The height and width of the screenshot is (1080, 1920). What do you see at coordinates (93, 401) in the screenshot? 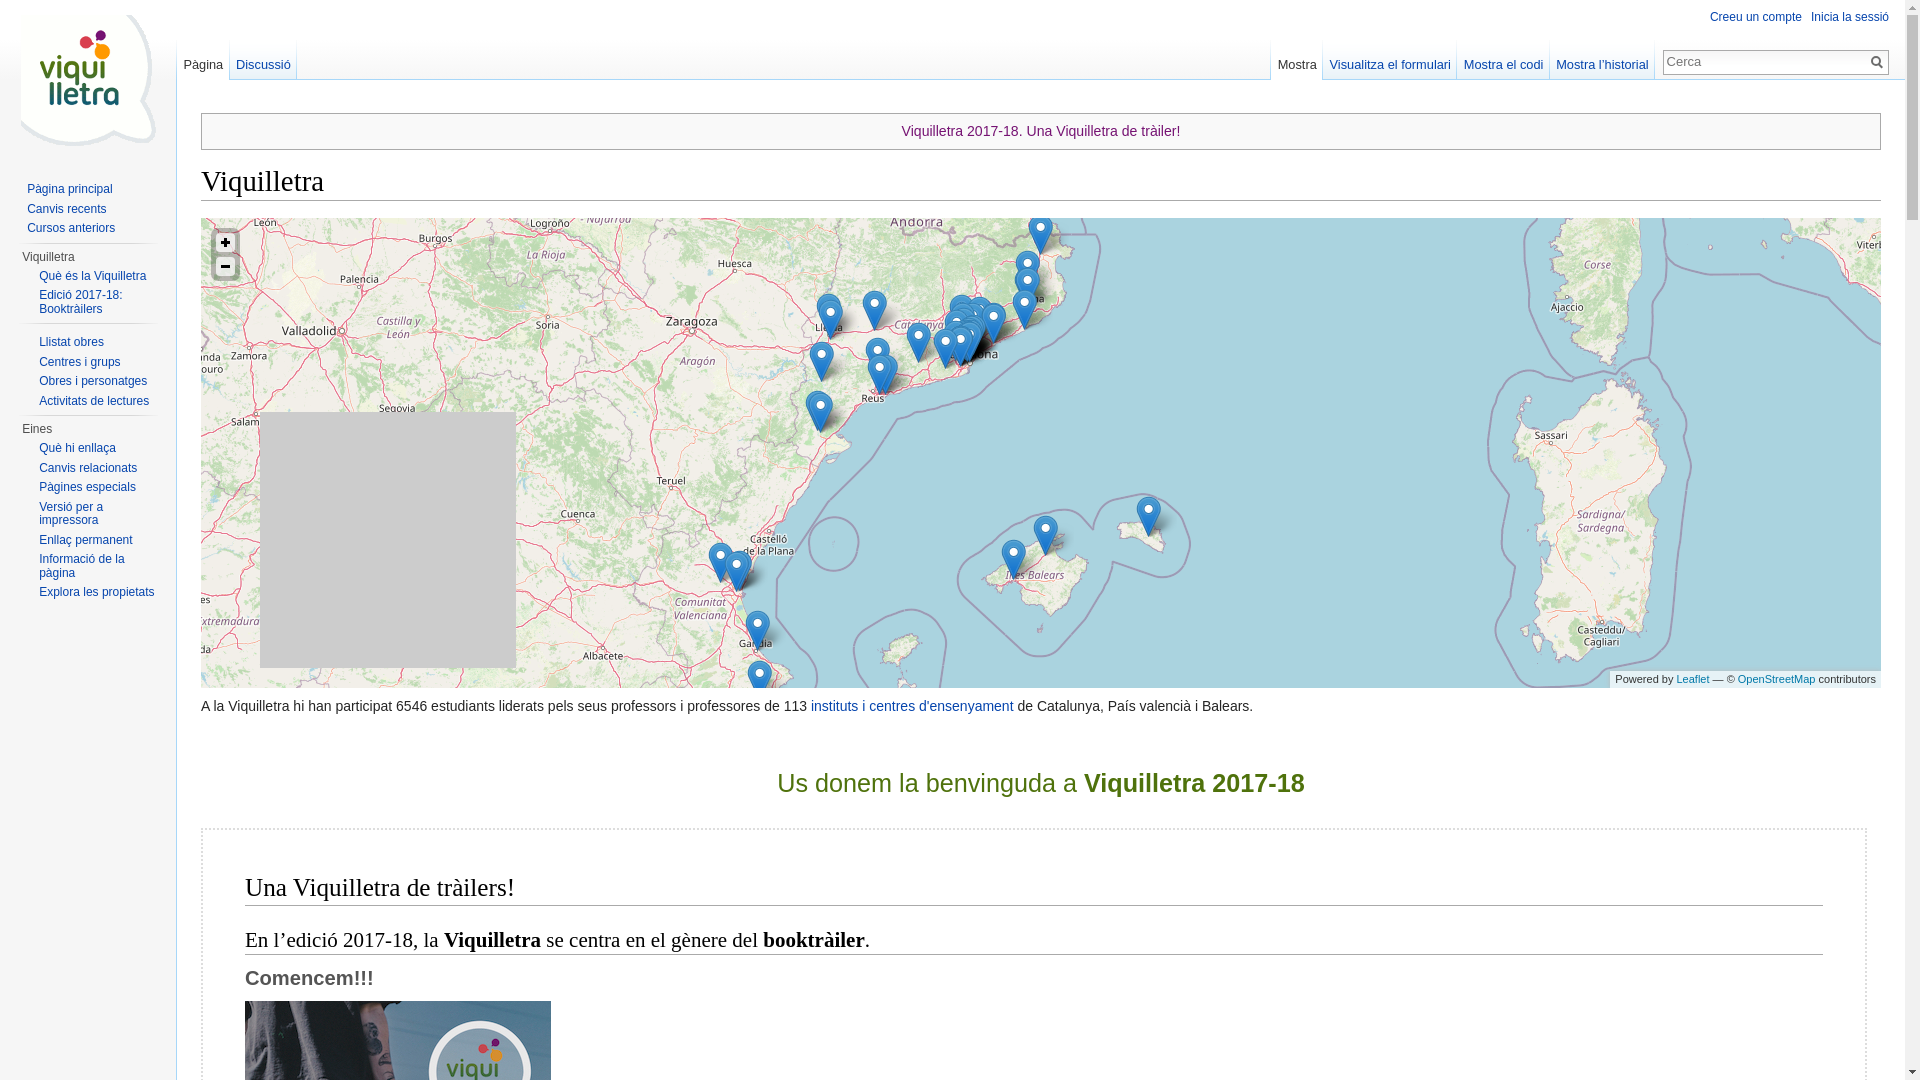
I see `'Activitats de lectures'` at bounding box center [93, 401].